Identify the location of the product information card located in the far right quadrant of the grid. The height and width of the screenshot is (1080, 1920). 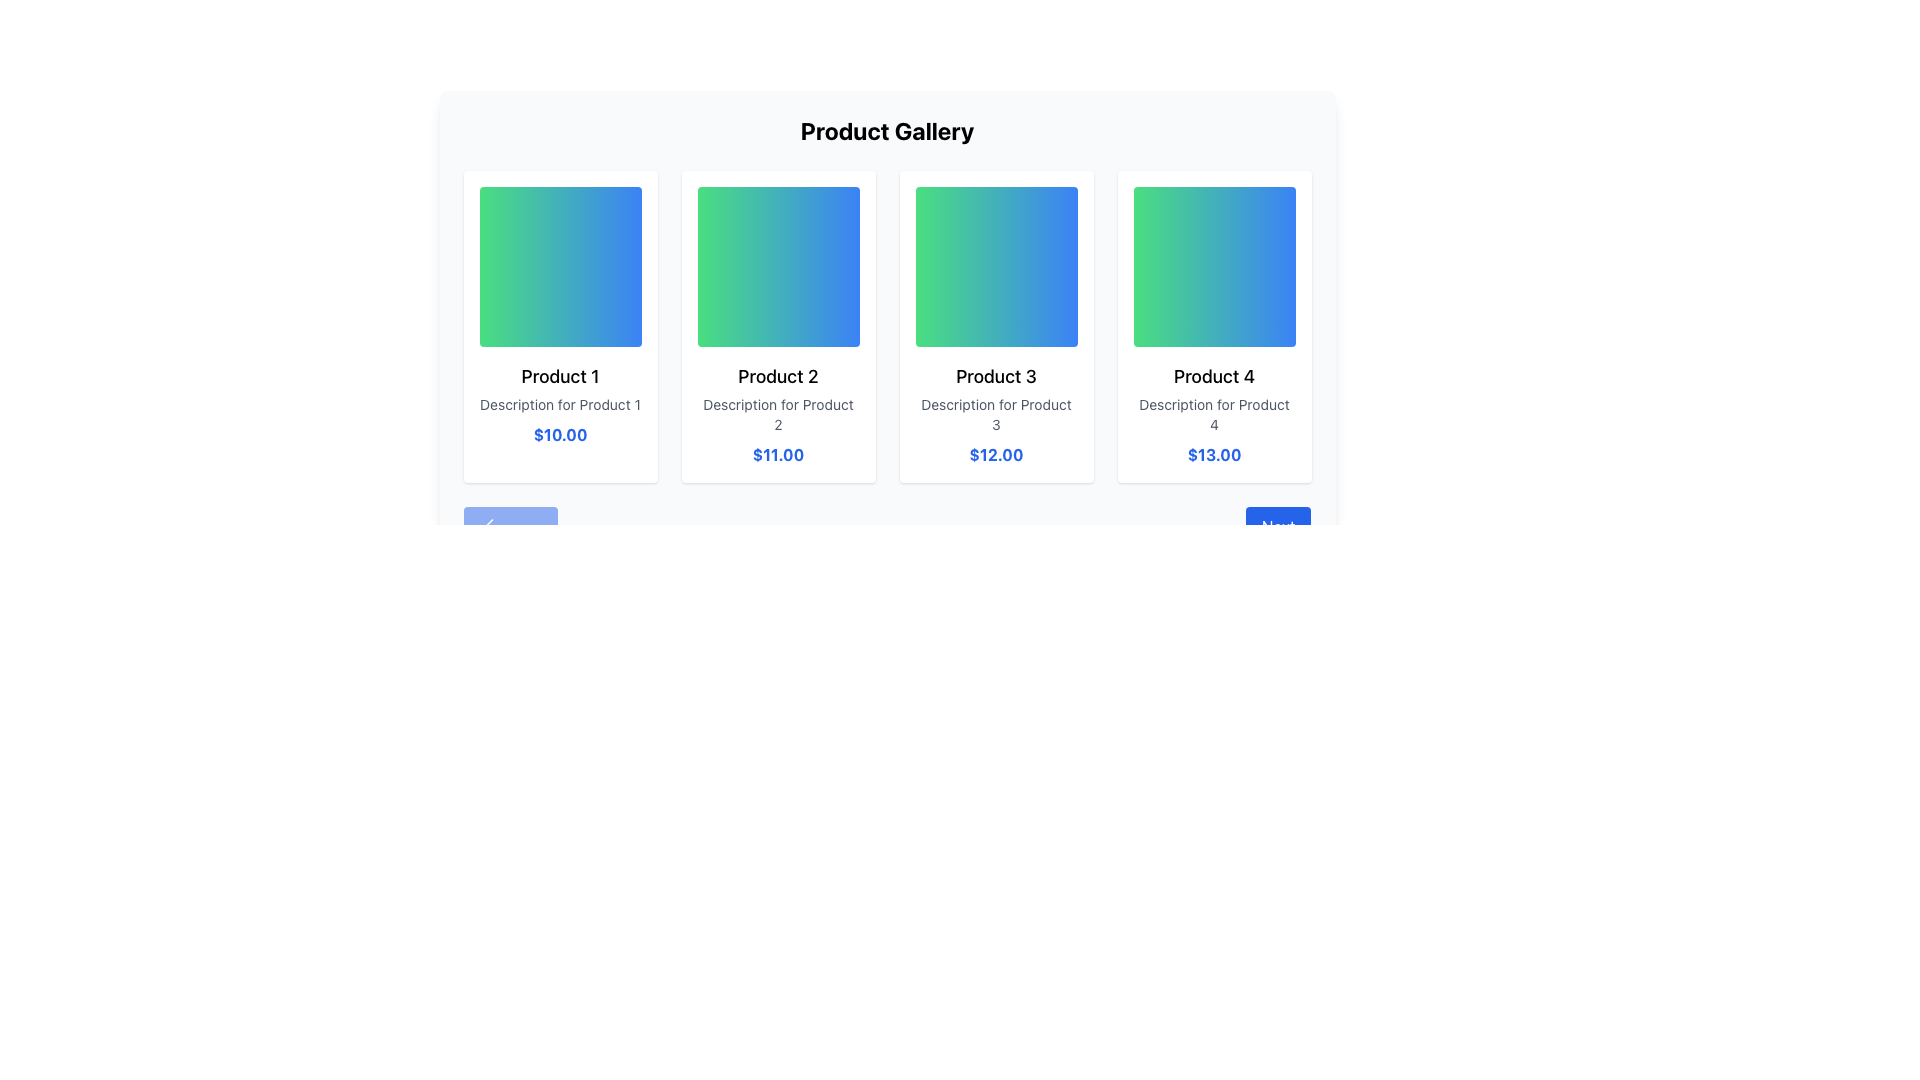
(1213, 326).